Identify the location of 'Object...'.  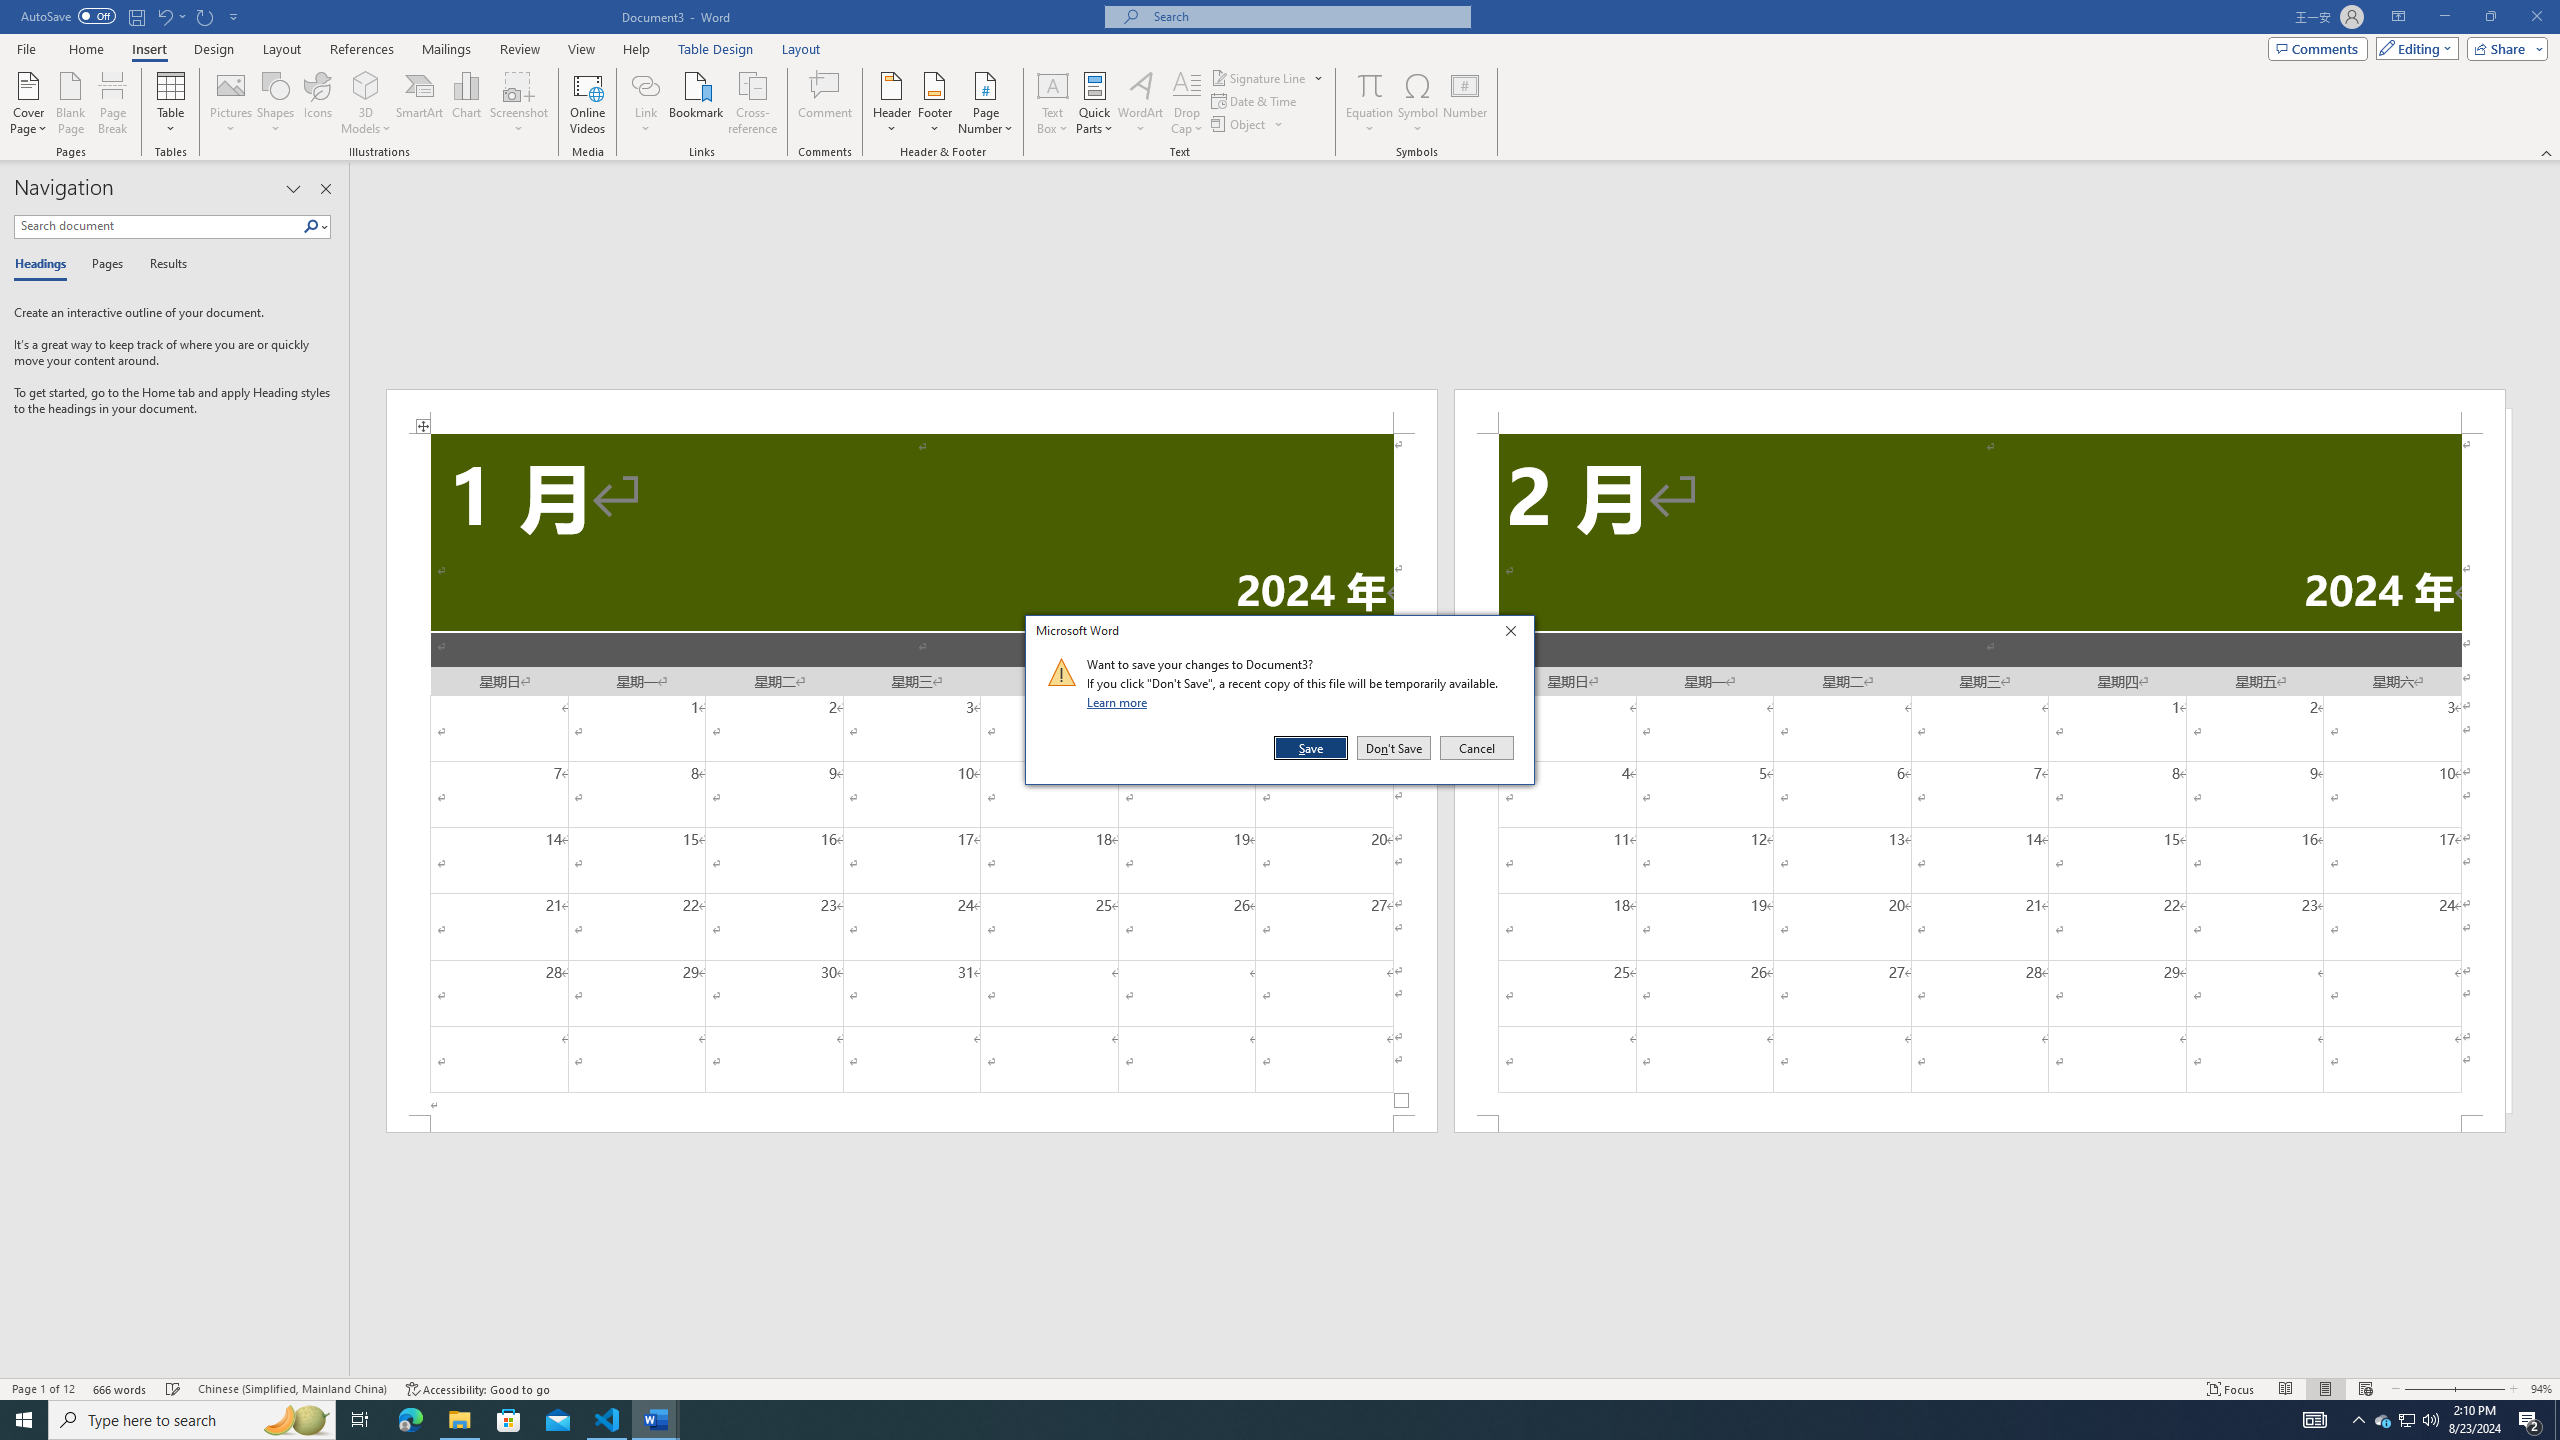
(1247, 122).